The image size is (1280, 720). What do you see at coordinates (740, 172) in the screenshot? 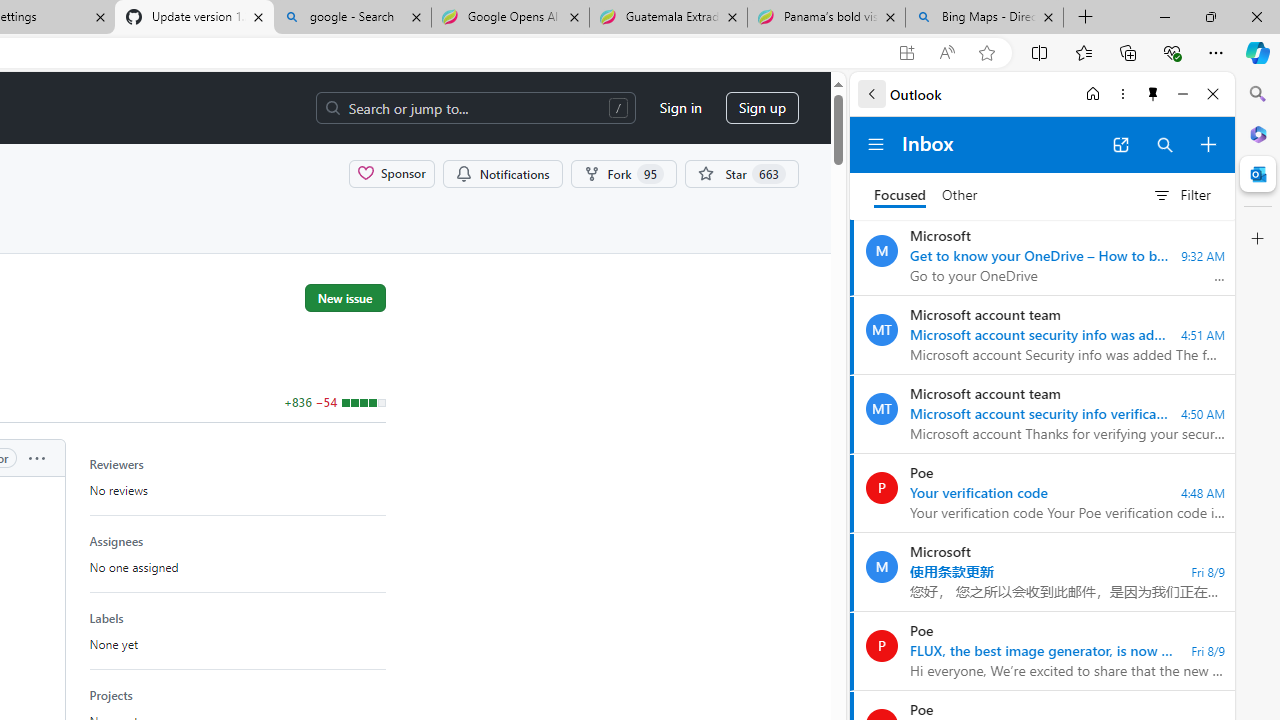
I see `'You must be signed in to star a repository'` at bounding box center [740, 172].